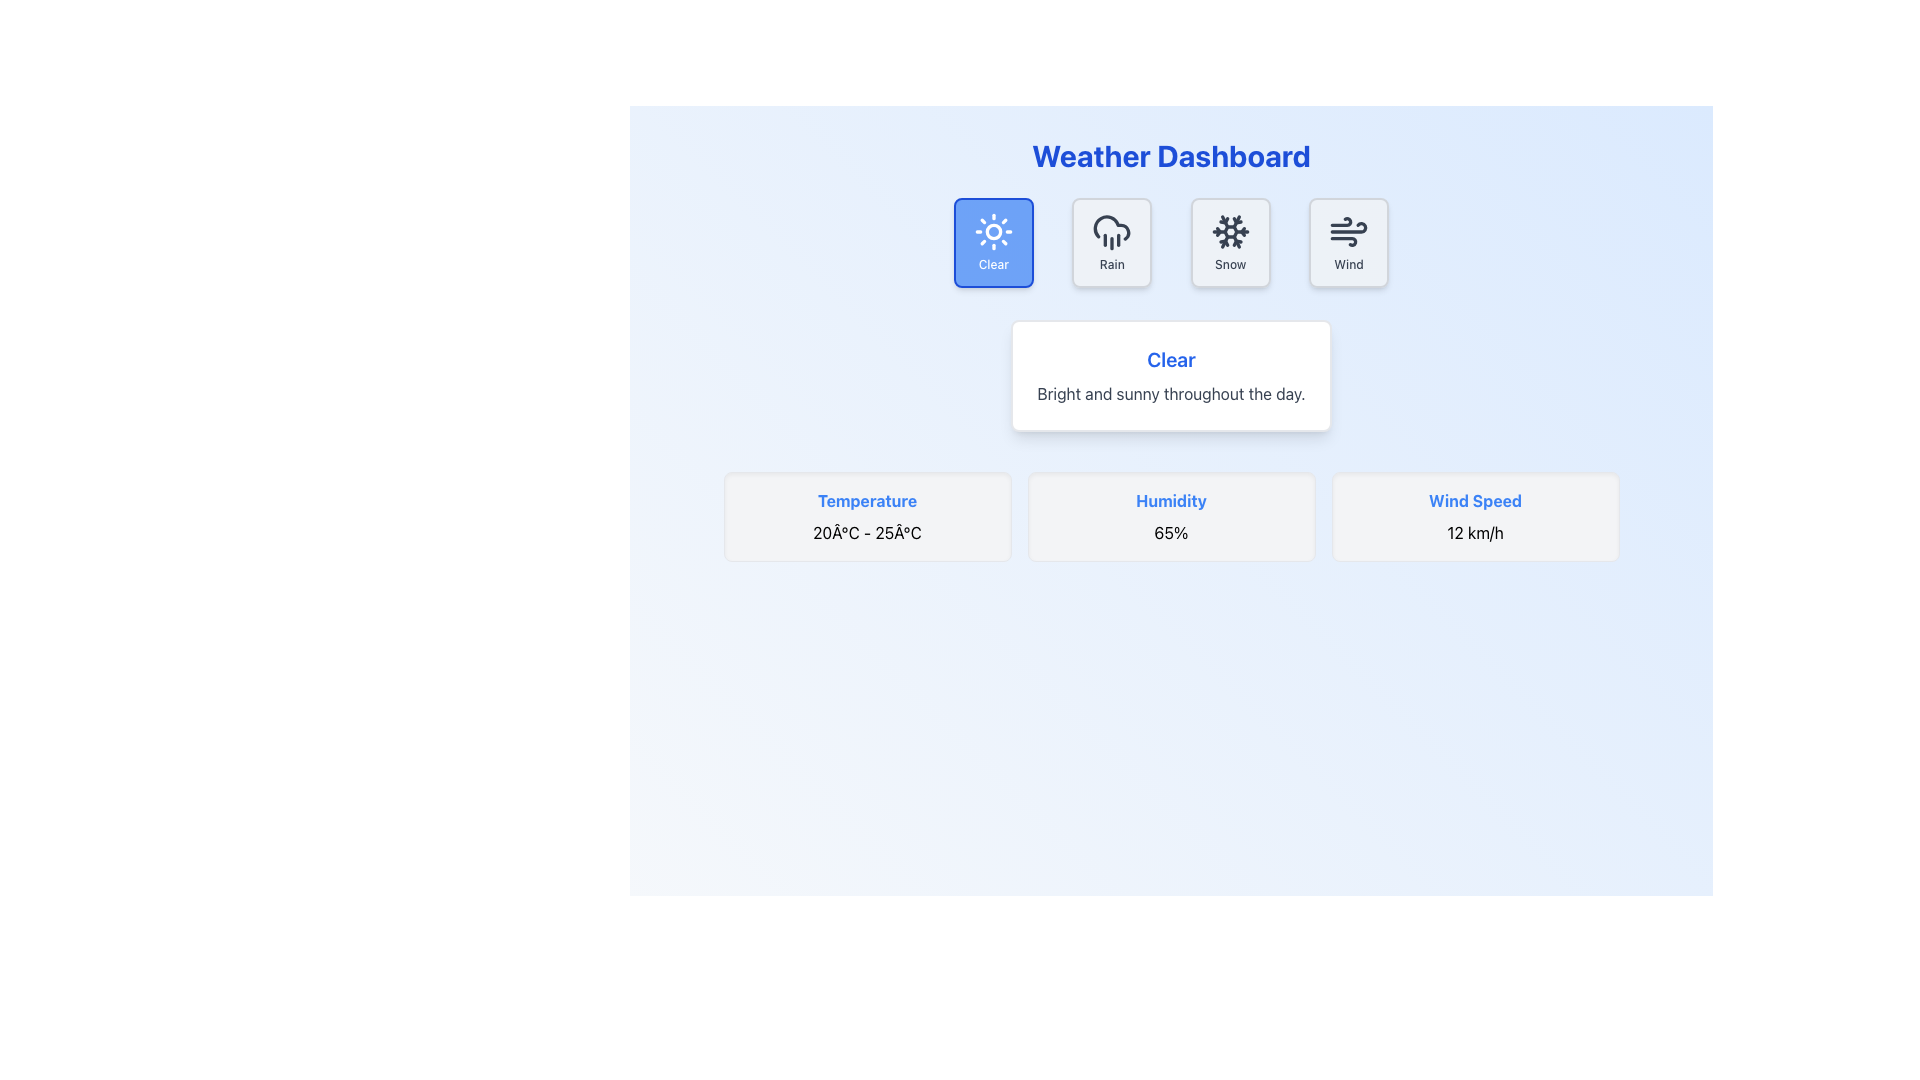  I want to click on displayed information from the static informational card that shows 'Wind Speed' and its value '12 km/h' in the Weather Dashboard section, so click(1475, 515).